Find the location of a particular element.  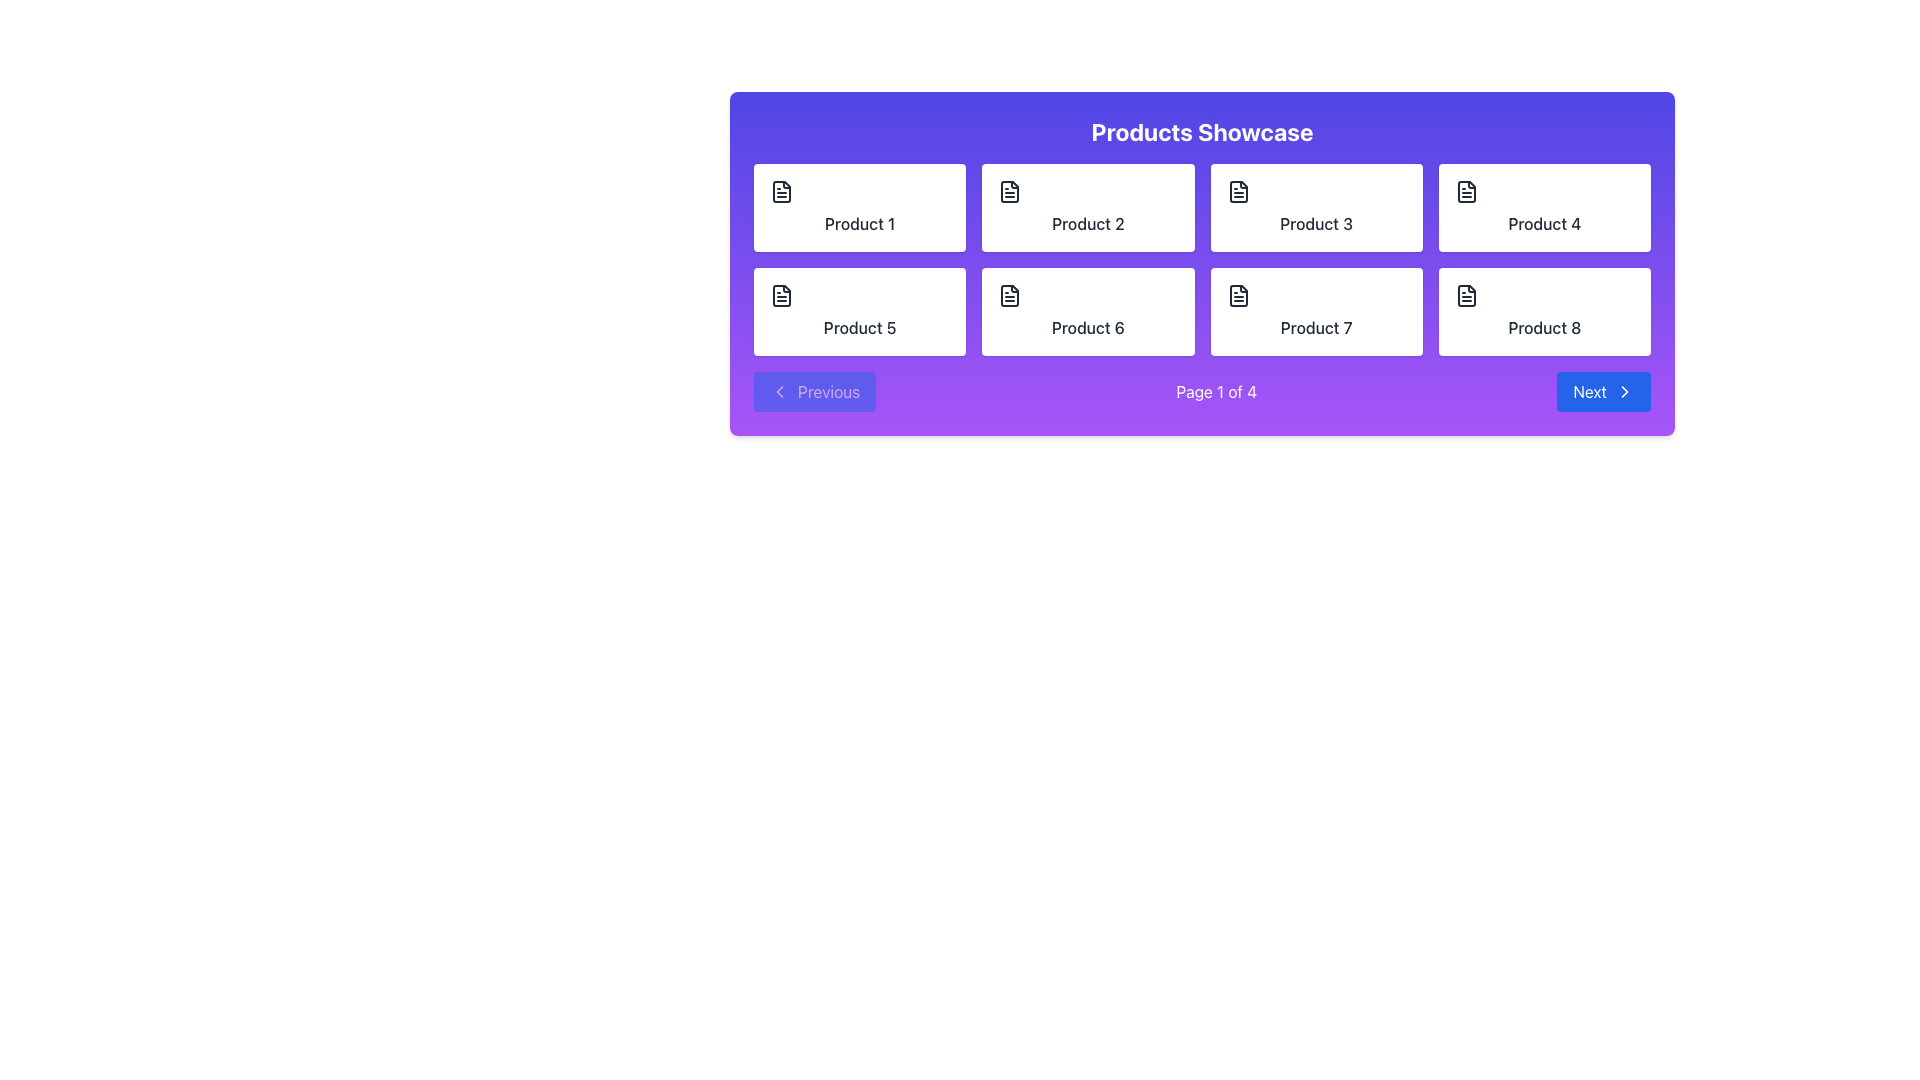

the SVG chevron icon that indicates the direction for advancing to the next page, located adjacent to the 'Next' button in the pagination control section is located at coordinates (1624, 392).